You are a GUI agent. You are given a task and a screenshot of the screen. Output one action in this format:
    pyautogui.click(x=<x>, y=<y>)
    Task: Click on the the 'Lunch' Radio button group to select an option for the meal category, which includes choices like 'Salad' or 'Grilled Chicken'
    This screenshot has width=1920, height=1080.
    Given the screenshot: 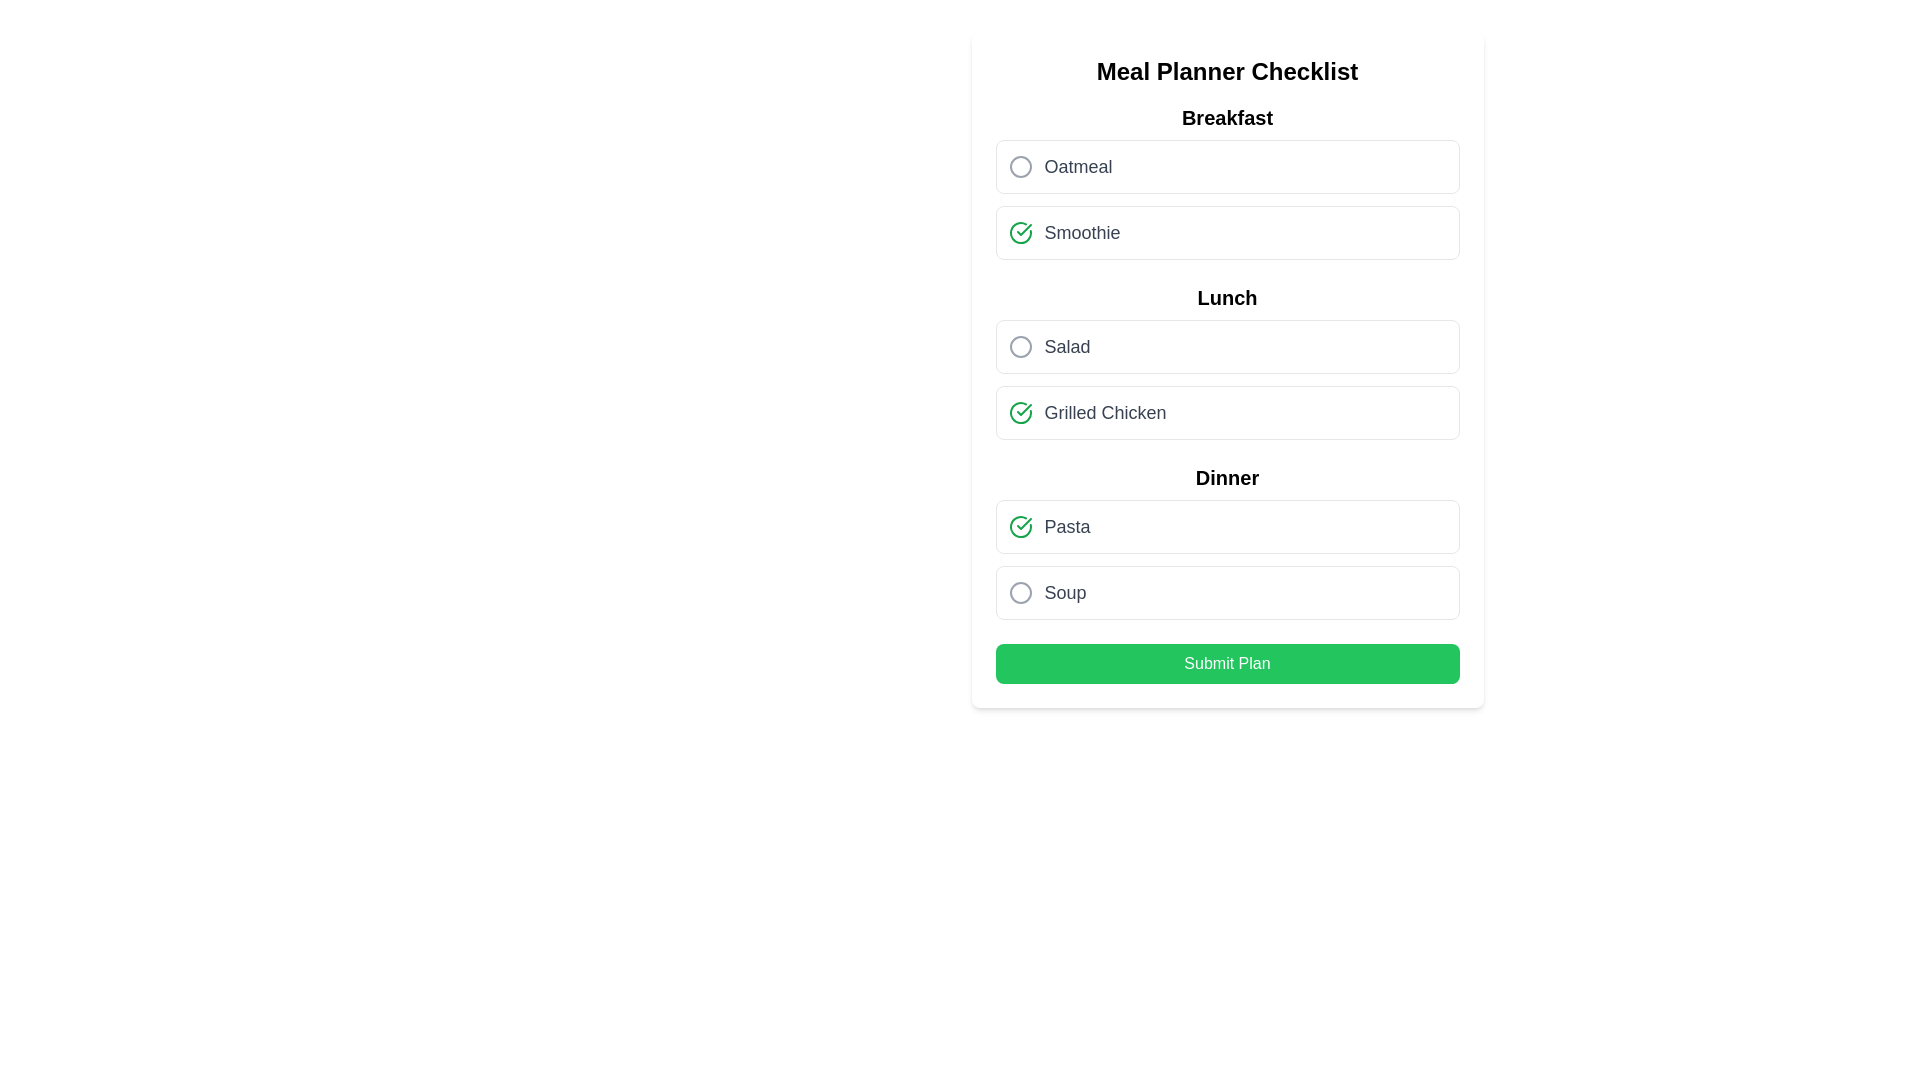 What is the action you would take?
    pyautogui.click(x=1226, y=362)
    